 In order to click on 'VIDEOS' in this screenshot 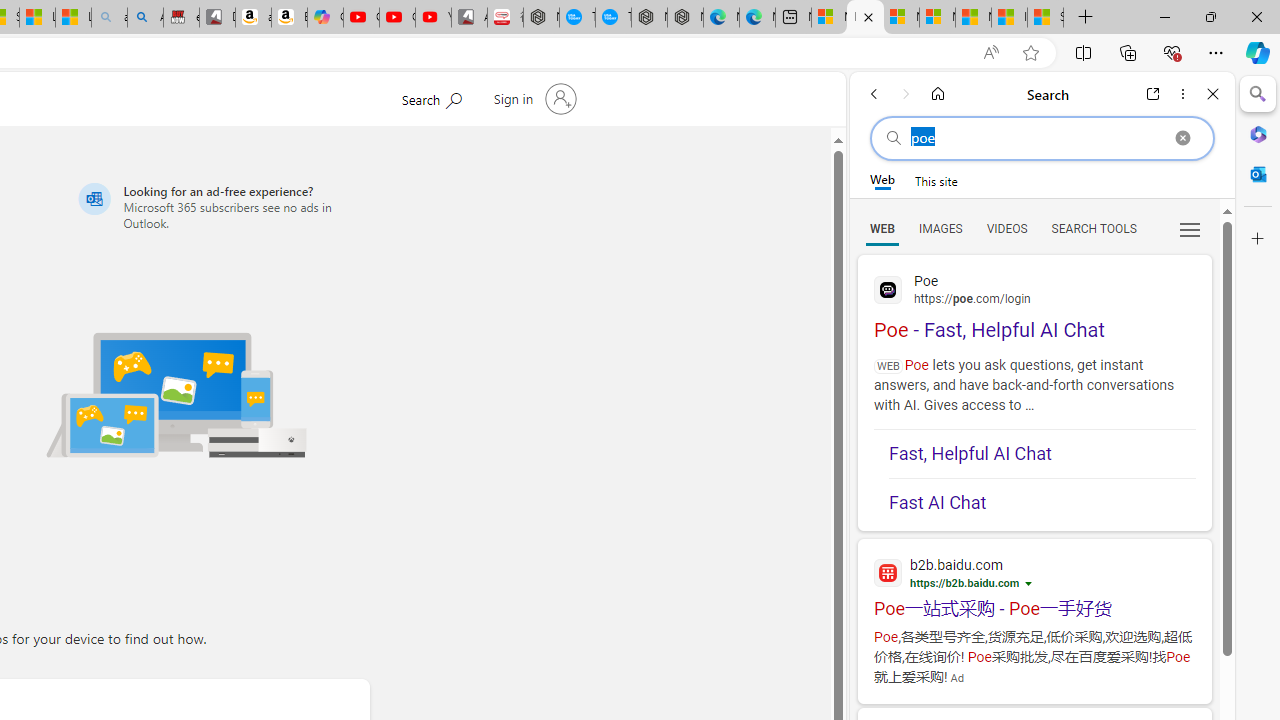, I will do `click(1006, 227)`.